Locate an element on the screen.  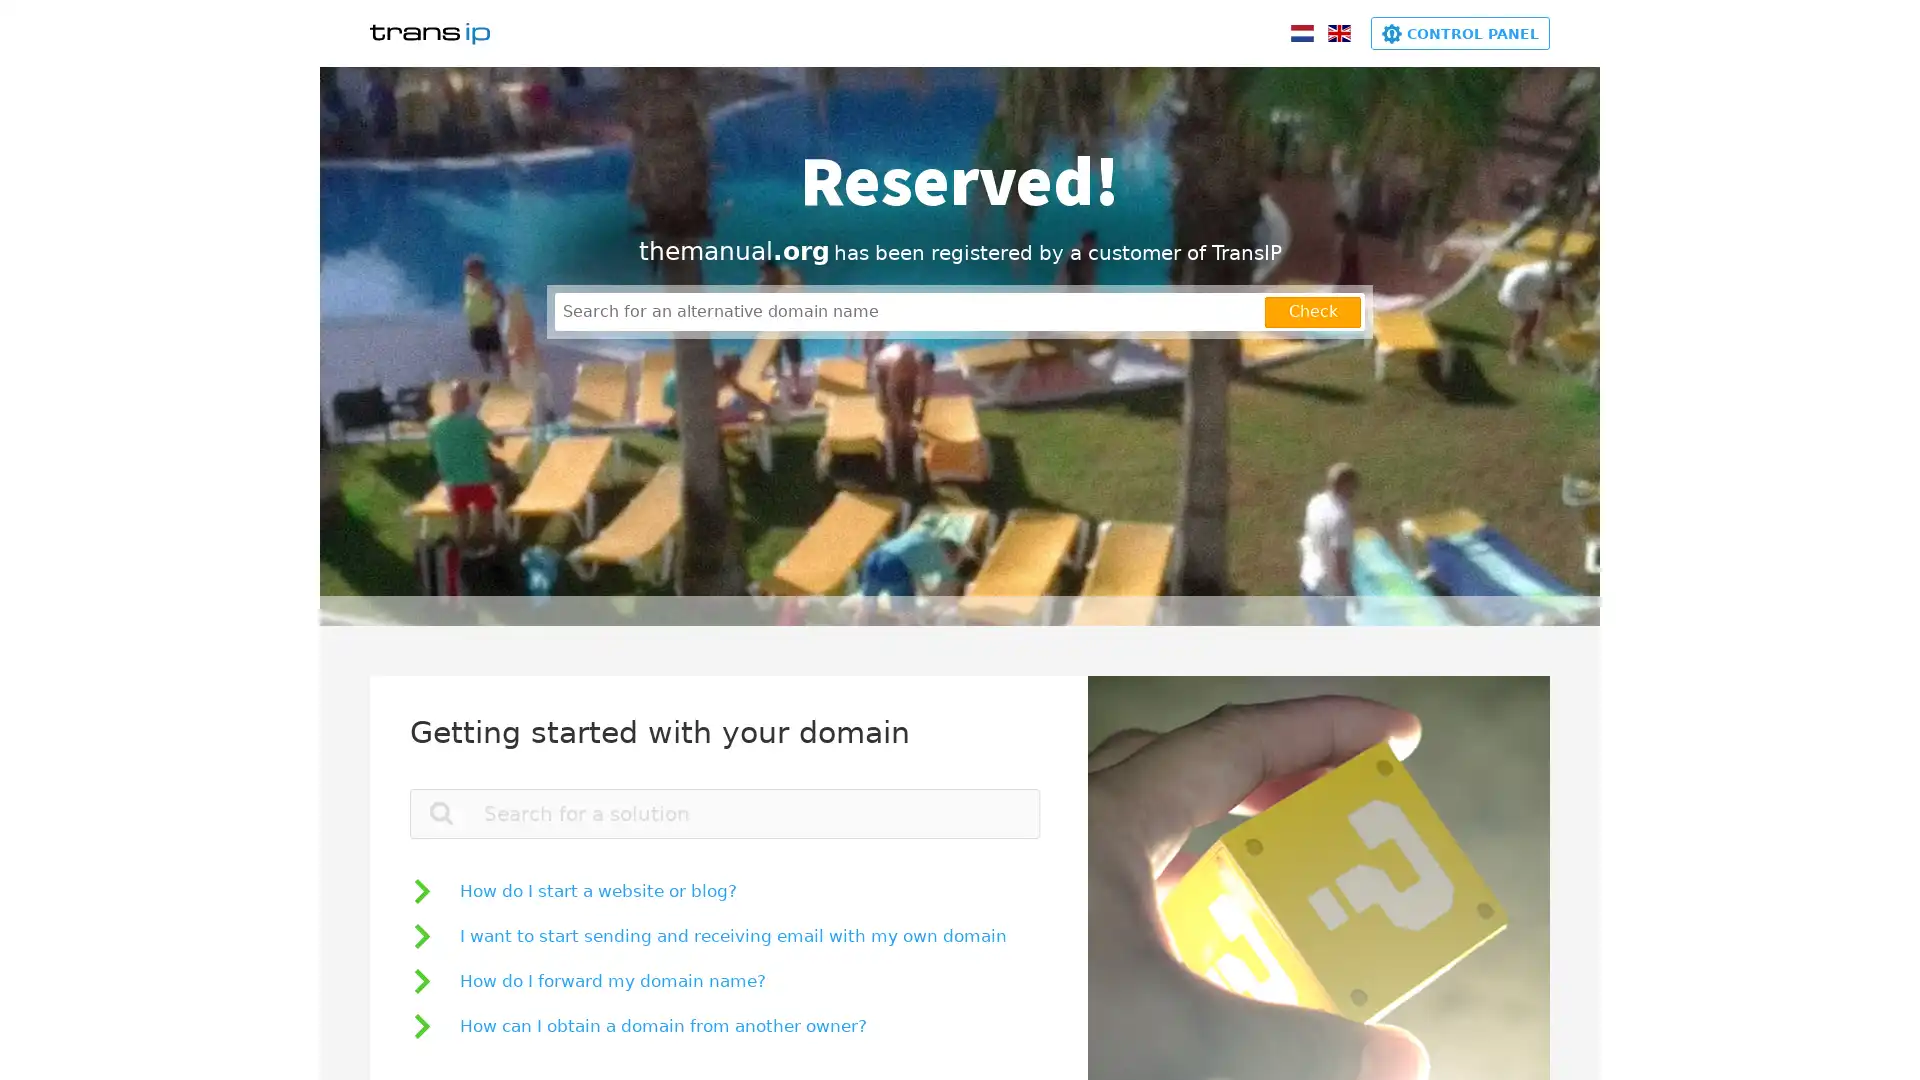
Check is located at coordinates (1313, 311).